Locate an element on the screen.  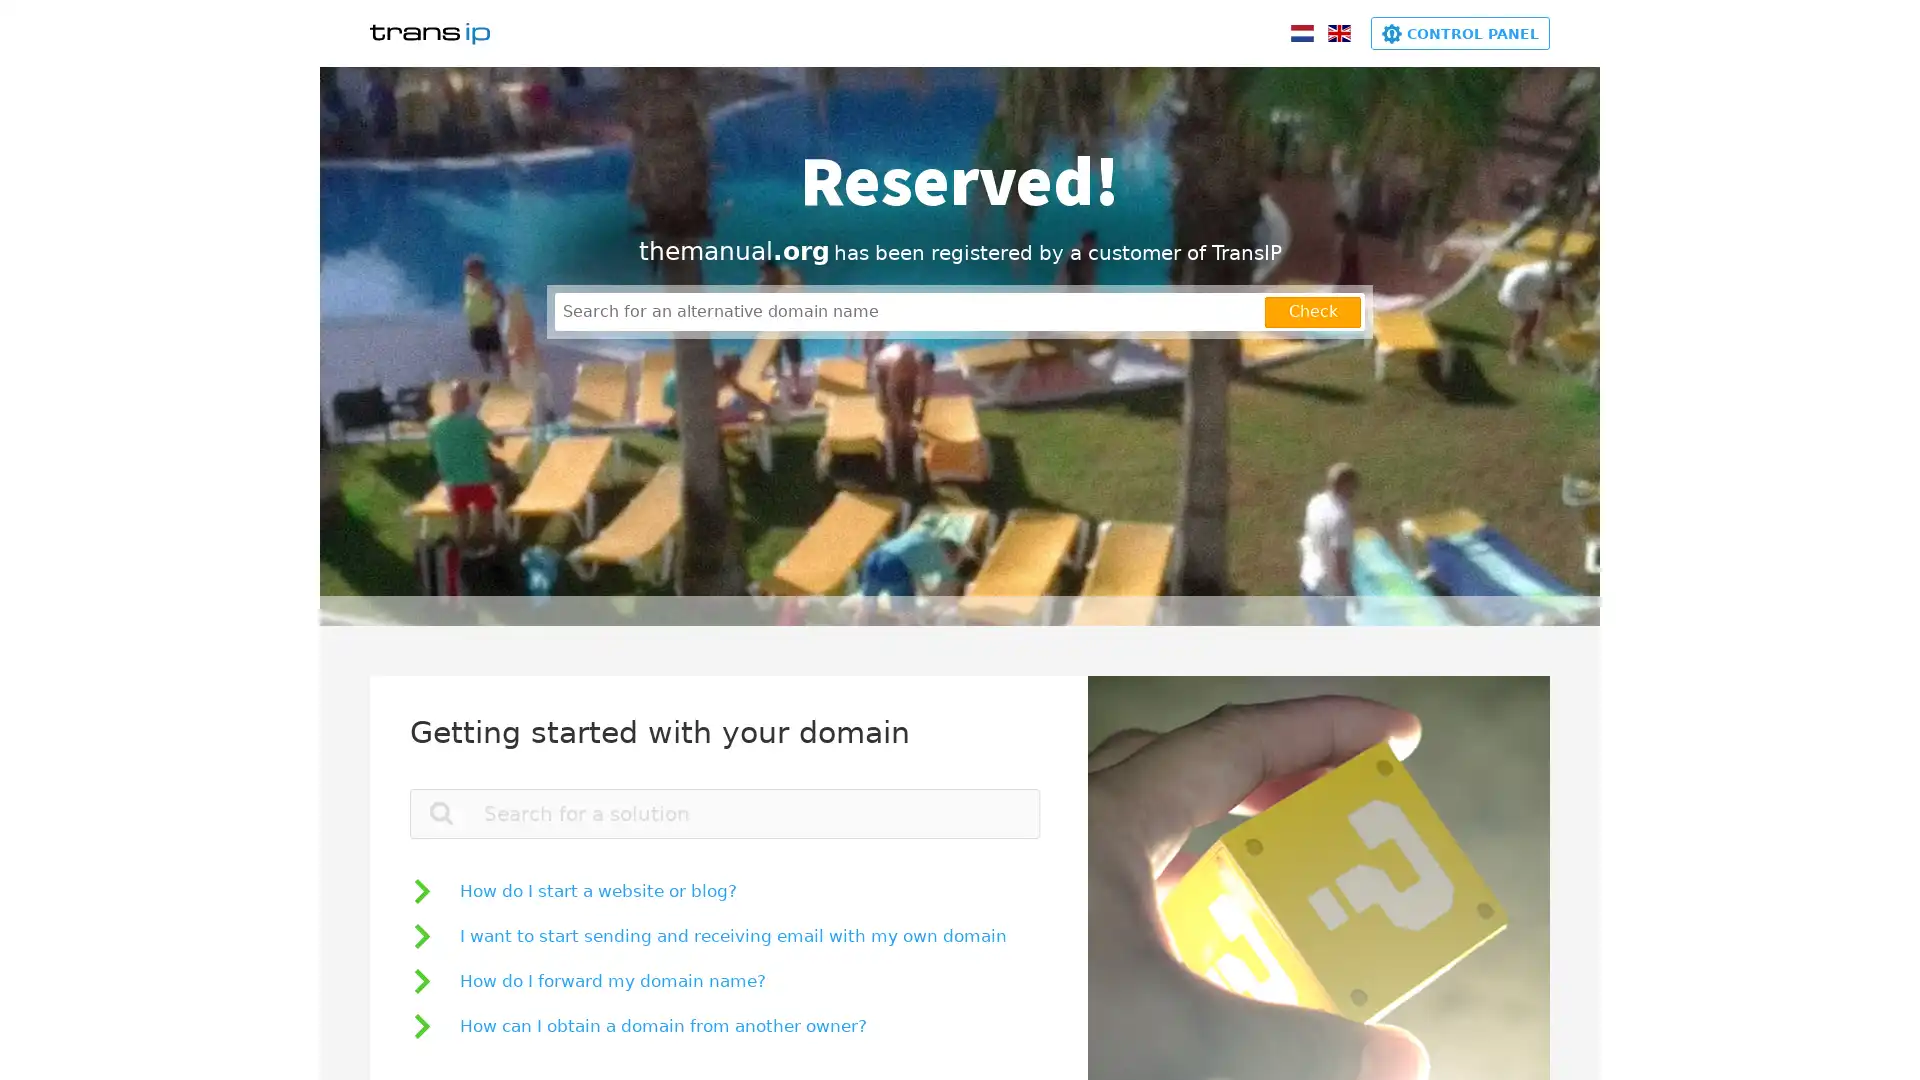
Check is located at coordinates (1313, 311).